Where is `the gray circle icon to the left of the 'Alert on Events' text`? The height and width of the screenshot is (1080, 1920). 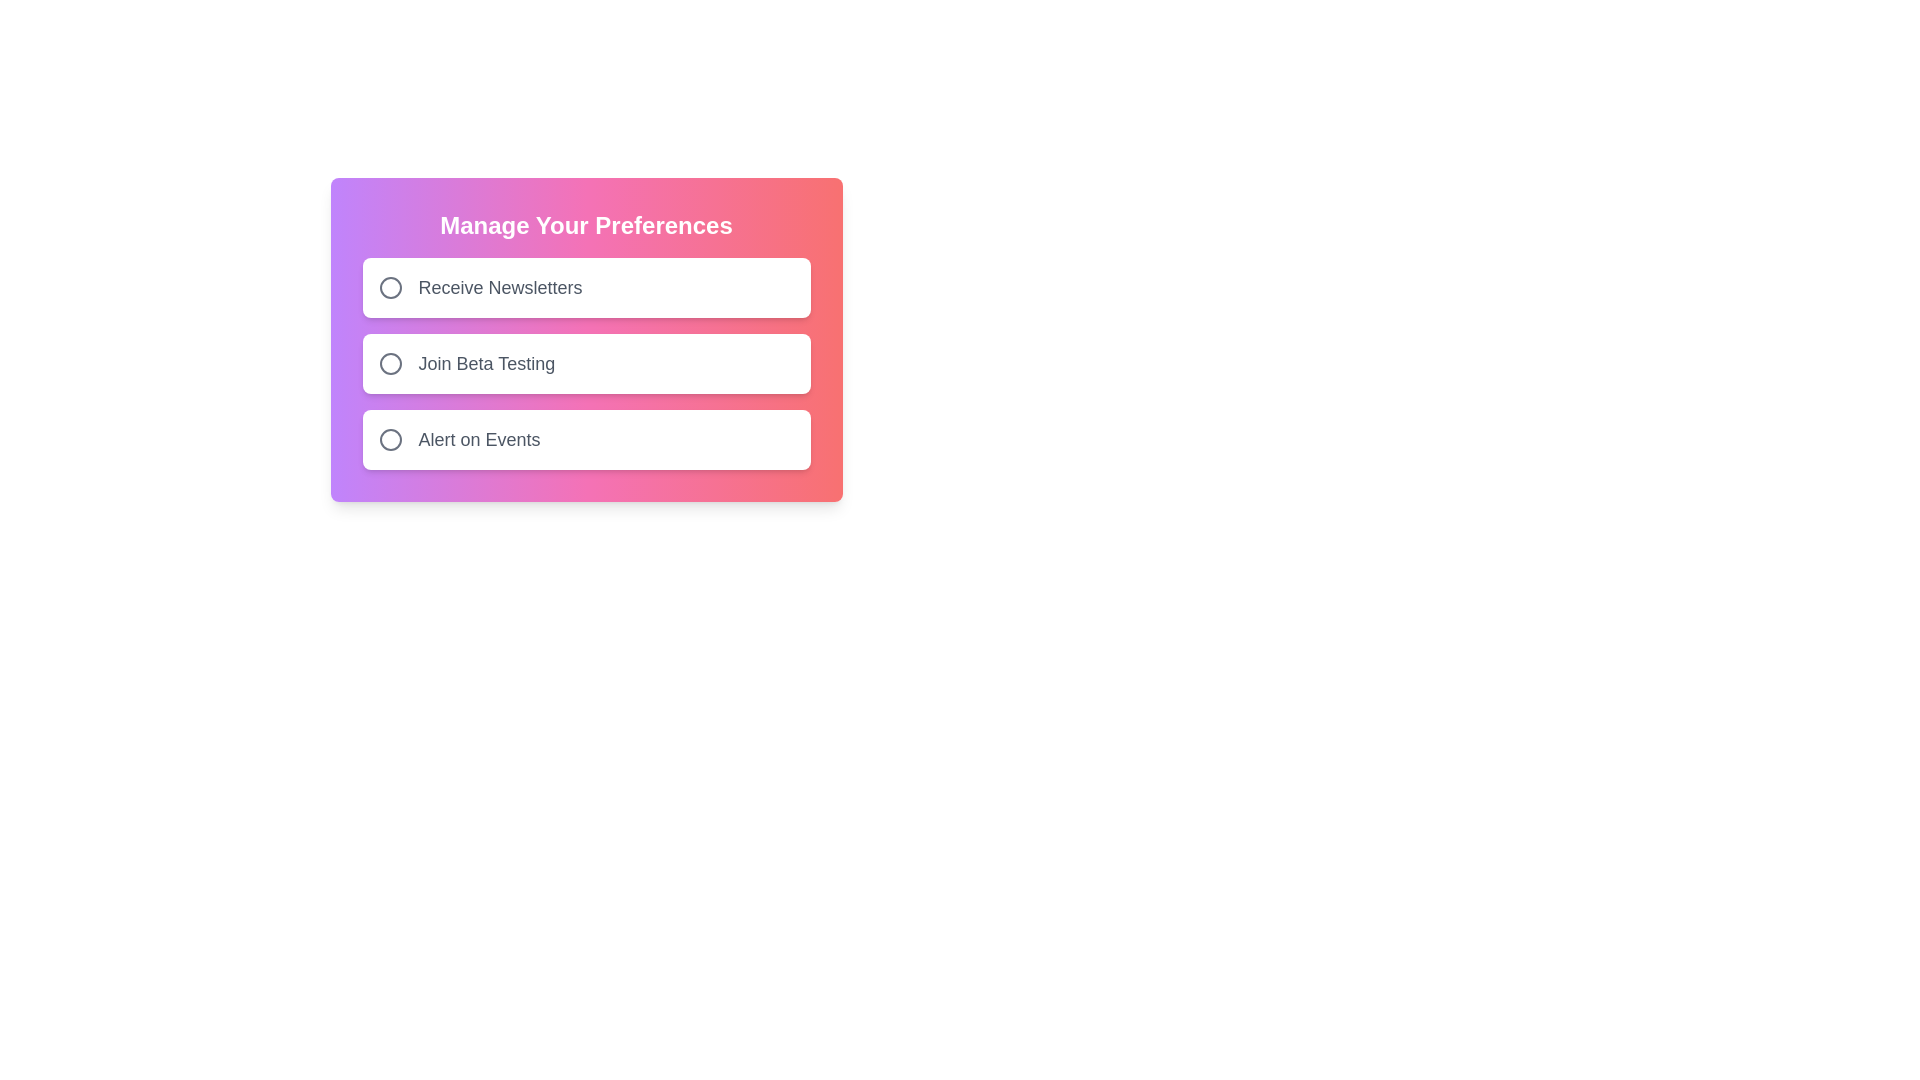
the gray circle icon to the left of the 'Alert on Events' text is located at coordinates (390, 438).